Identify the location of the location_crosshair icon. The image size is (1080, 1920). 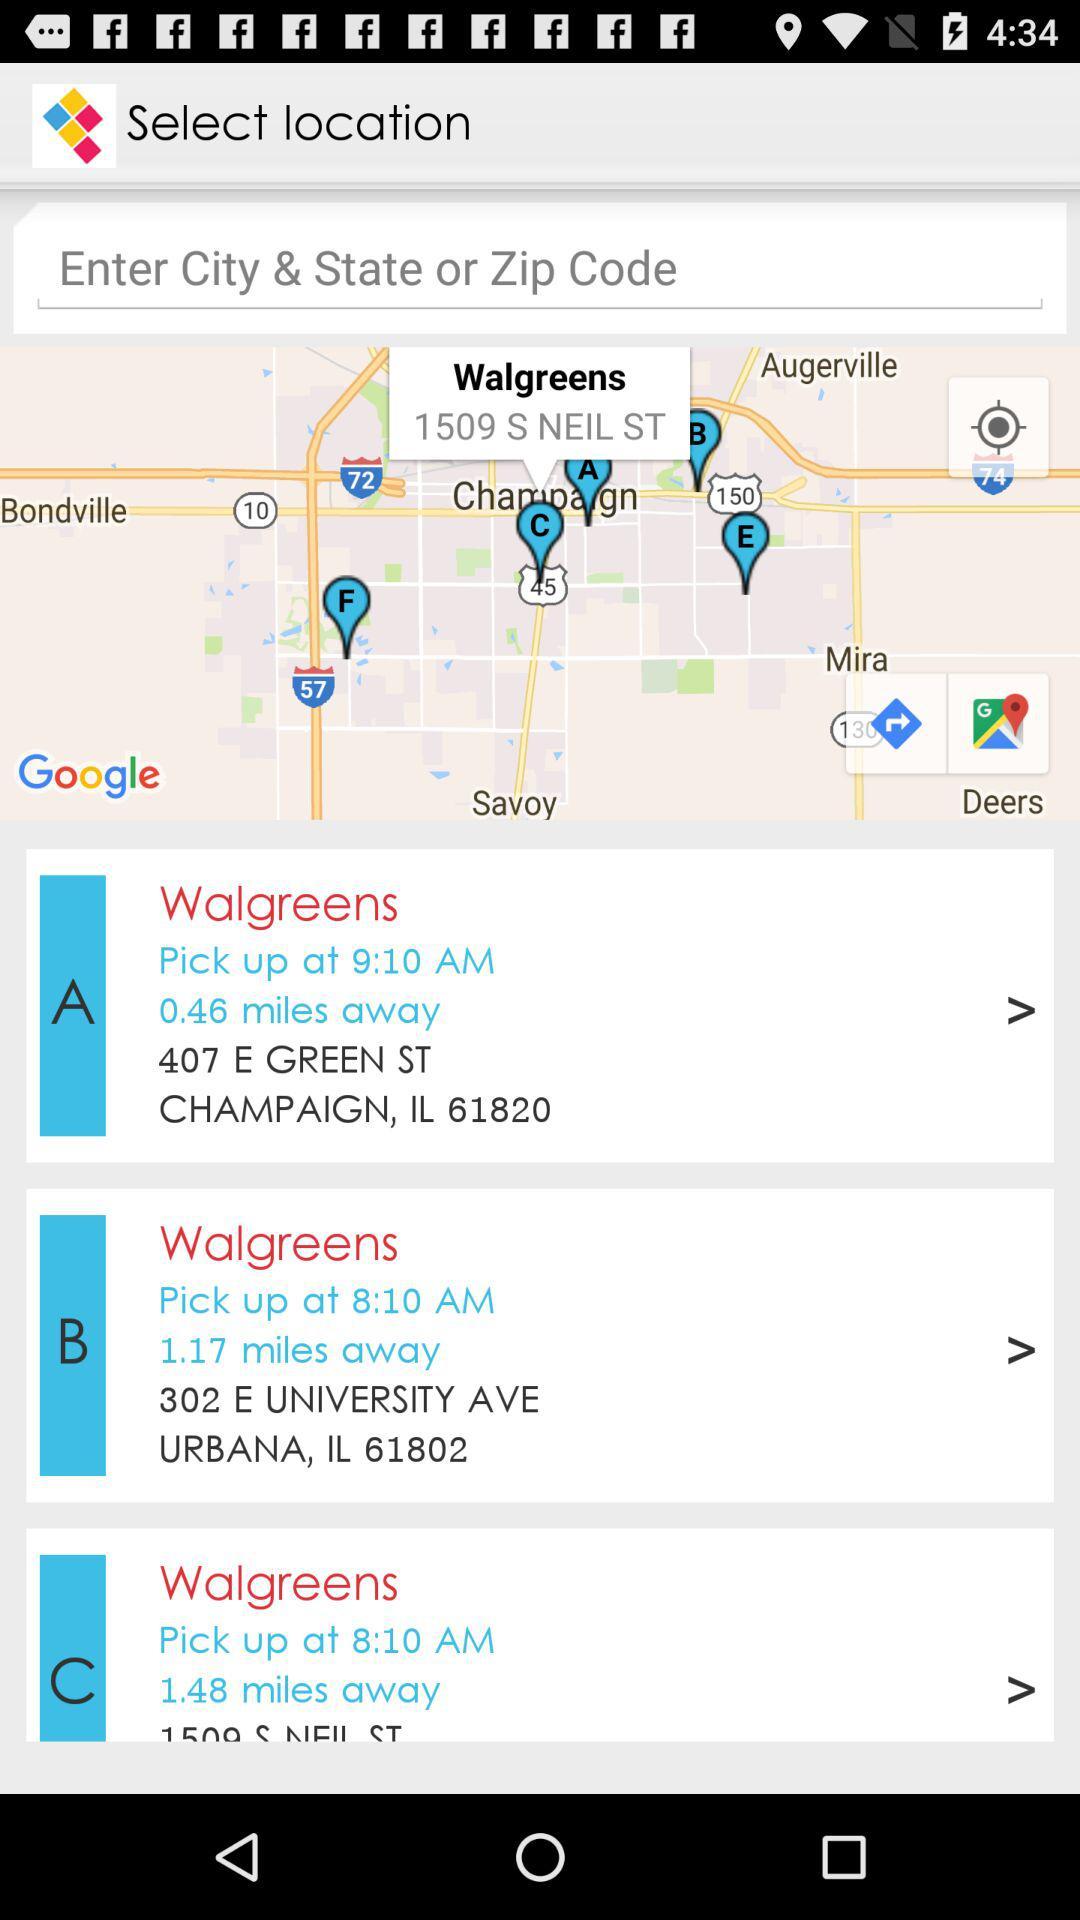
(998, 457).